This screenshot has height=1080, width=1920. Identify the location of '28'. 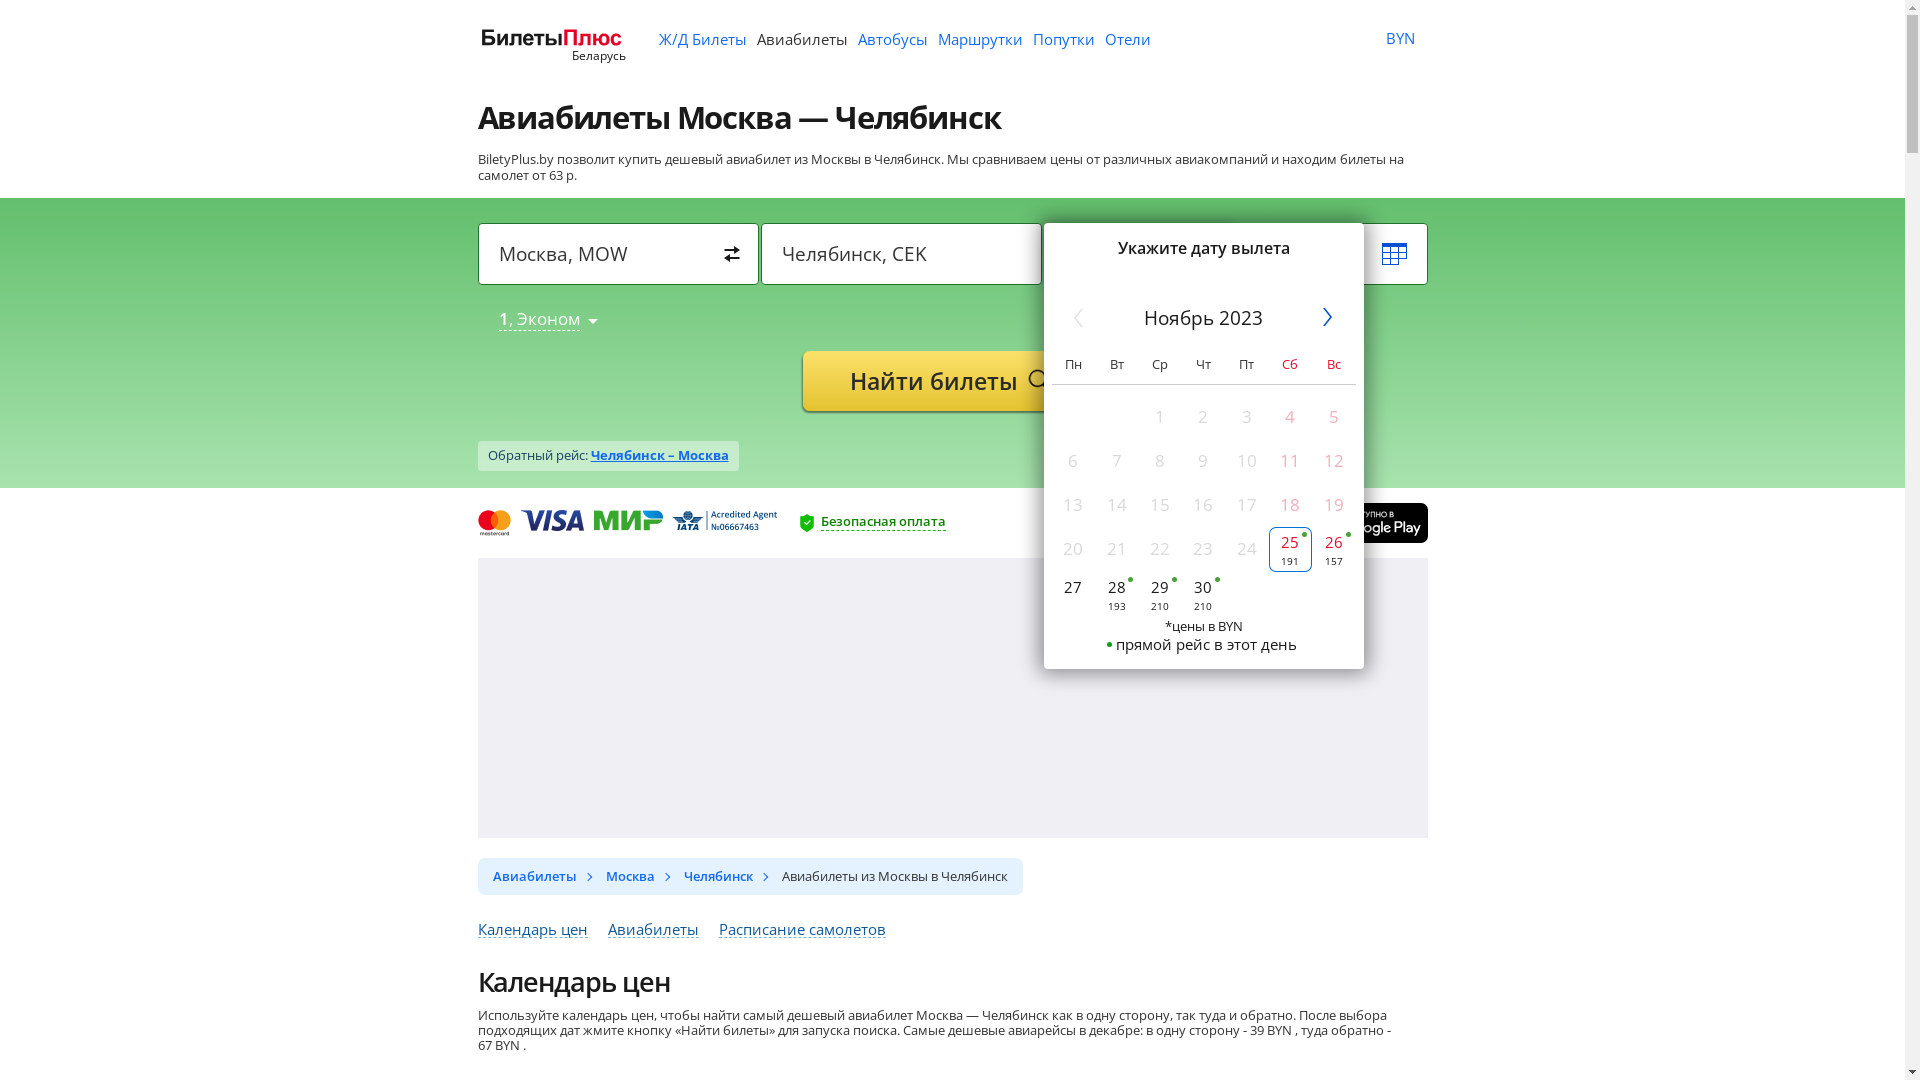
(1115, 593).